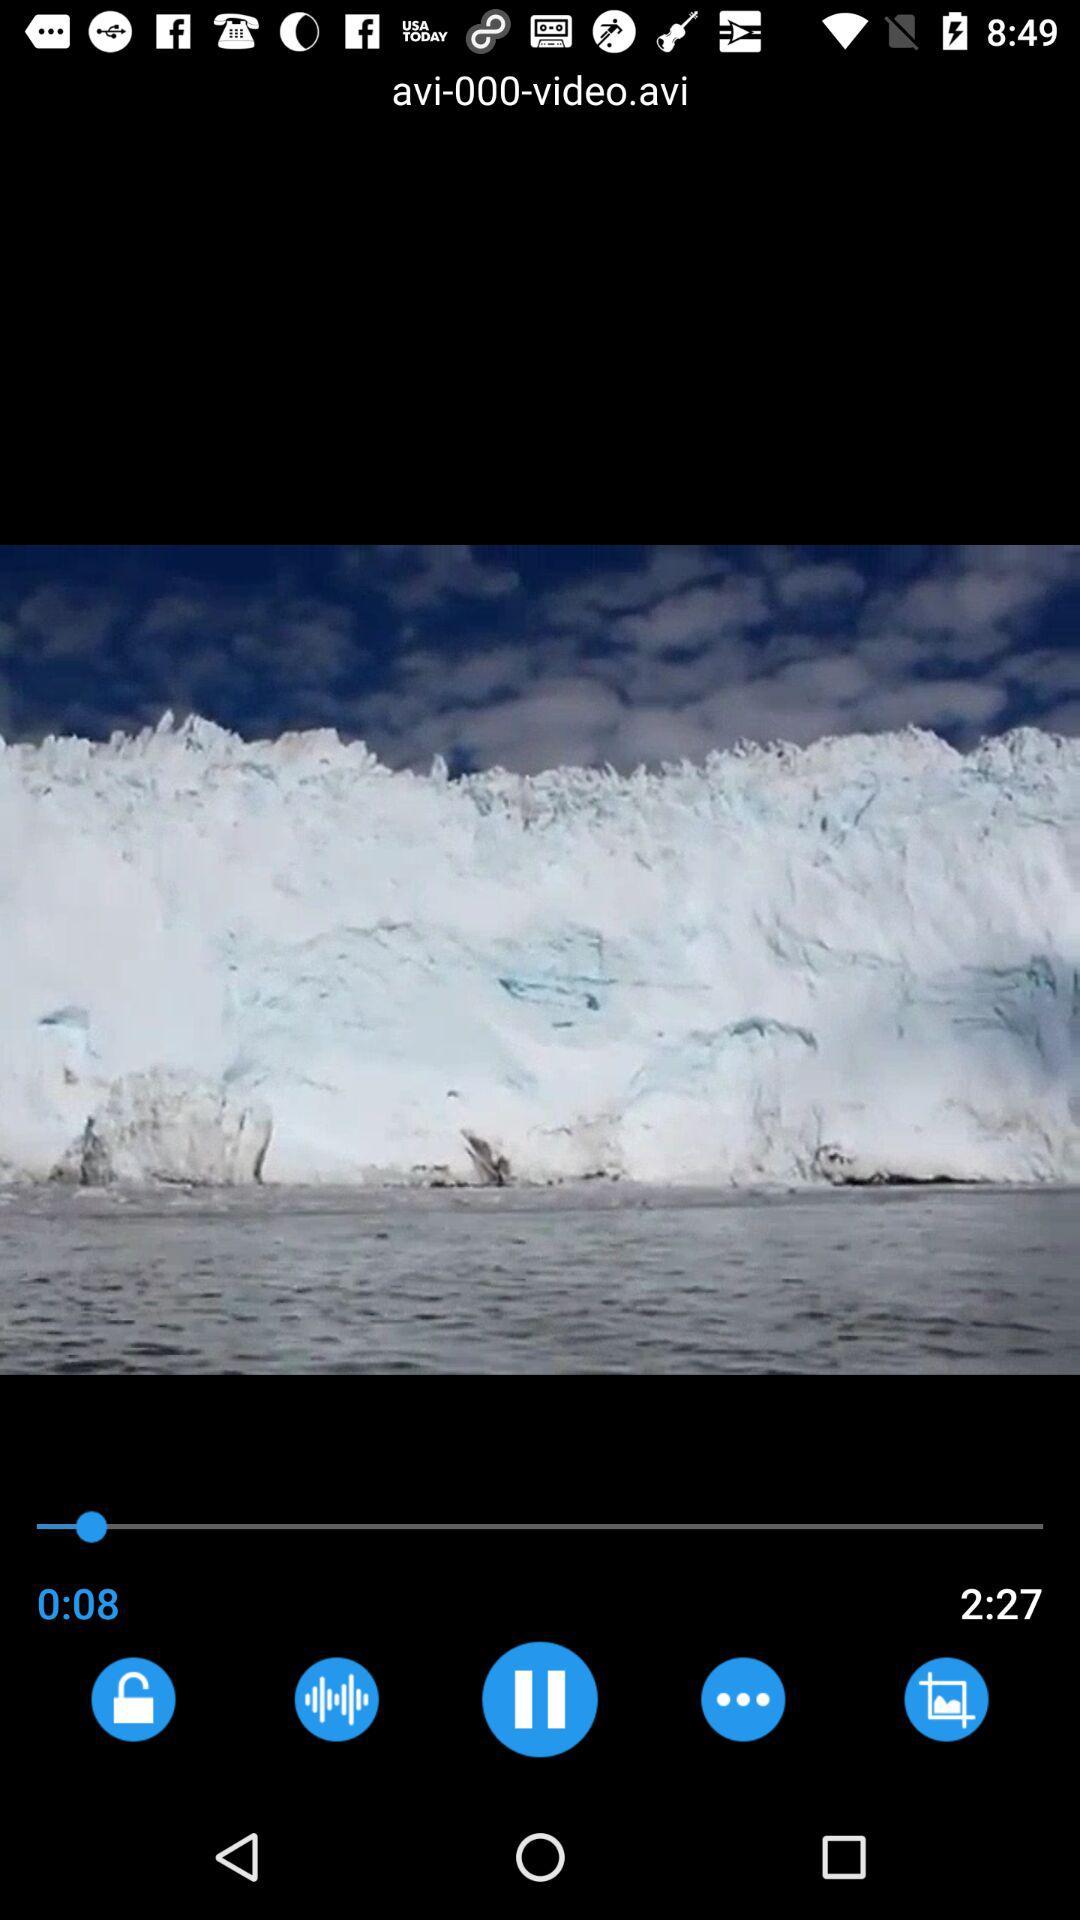 This screenshot has width=1080, height=1920. I want to click on button, so click(538, 1698).